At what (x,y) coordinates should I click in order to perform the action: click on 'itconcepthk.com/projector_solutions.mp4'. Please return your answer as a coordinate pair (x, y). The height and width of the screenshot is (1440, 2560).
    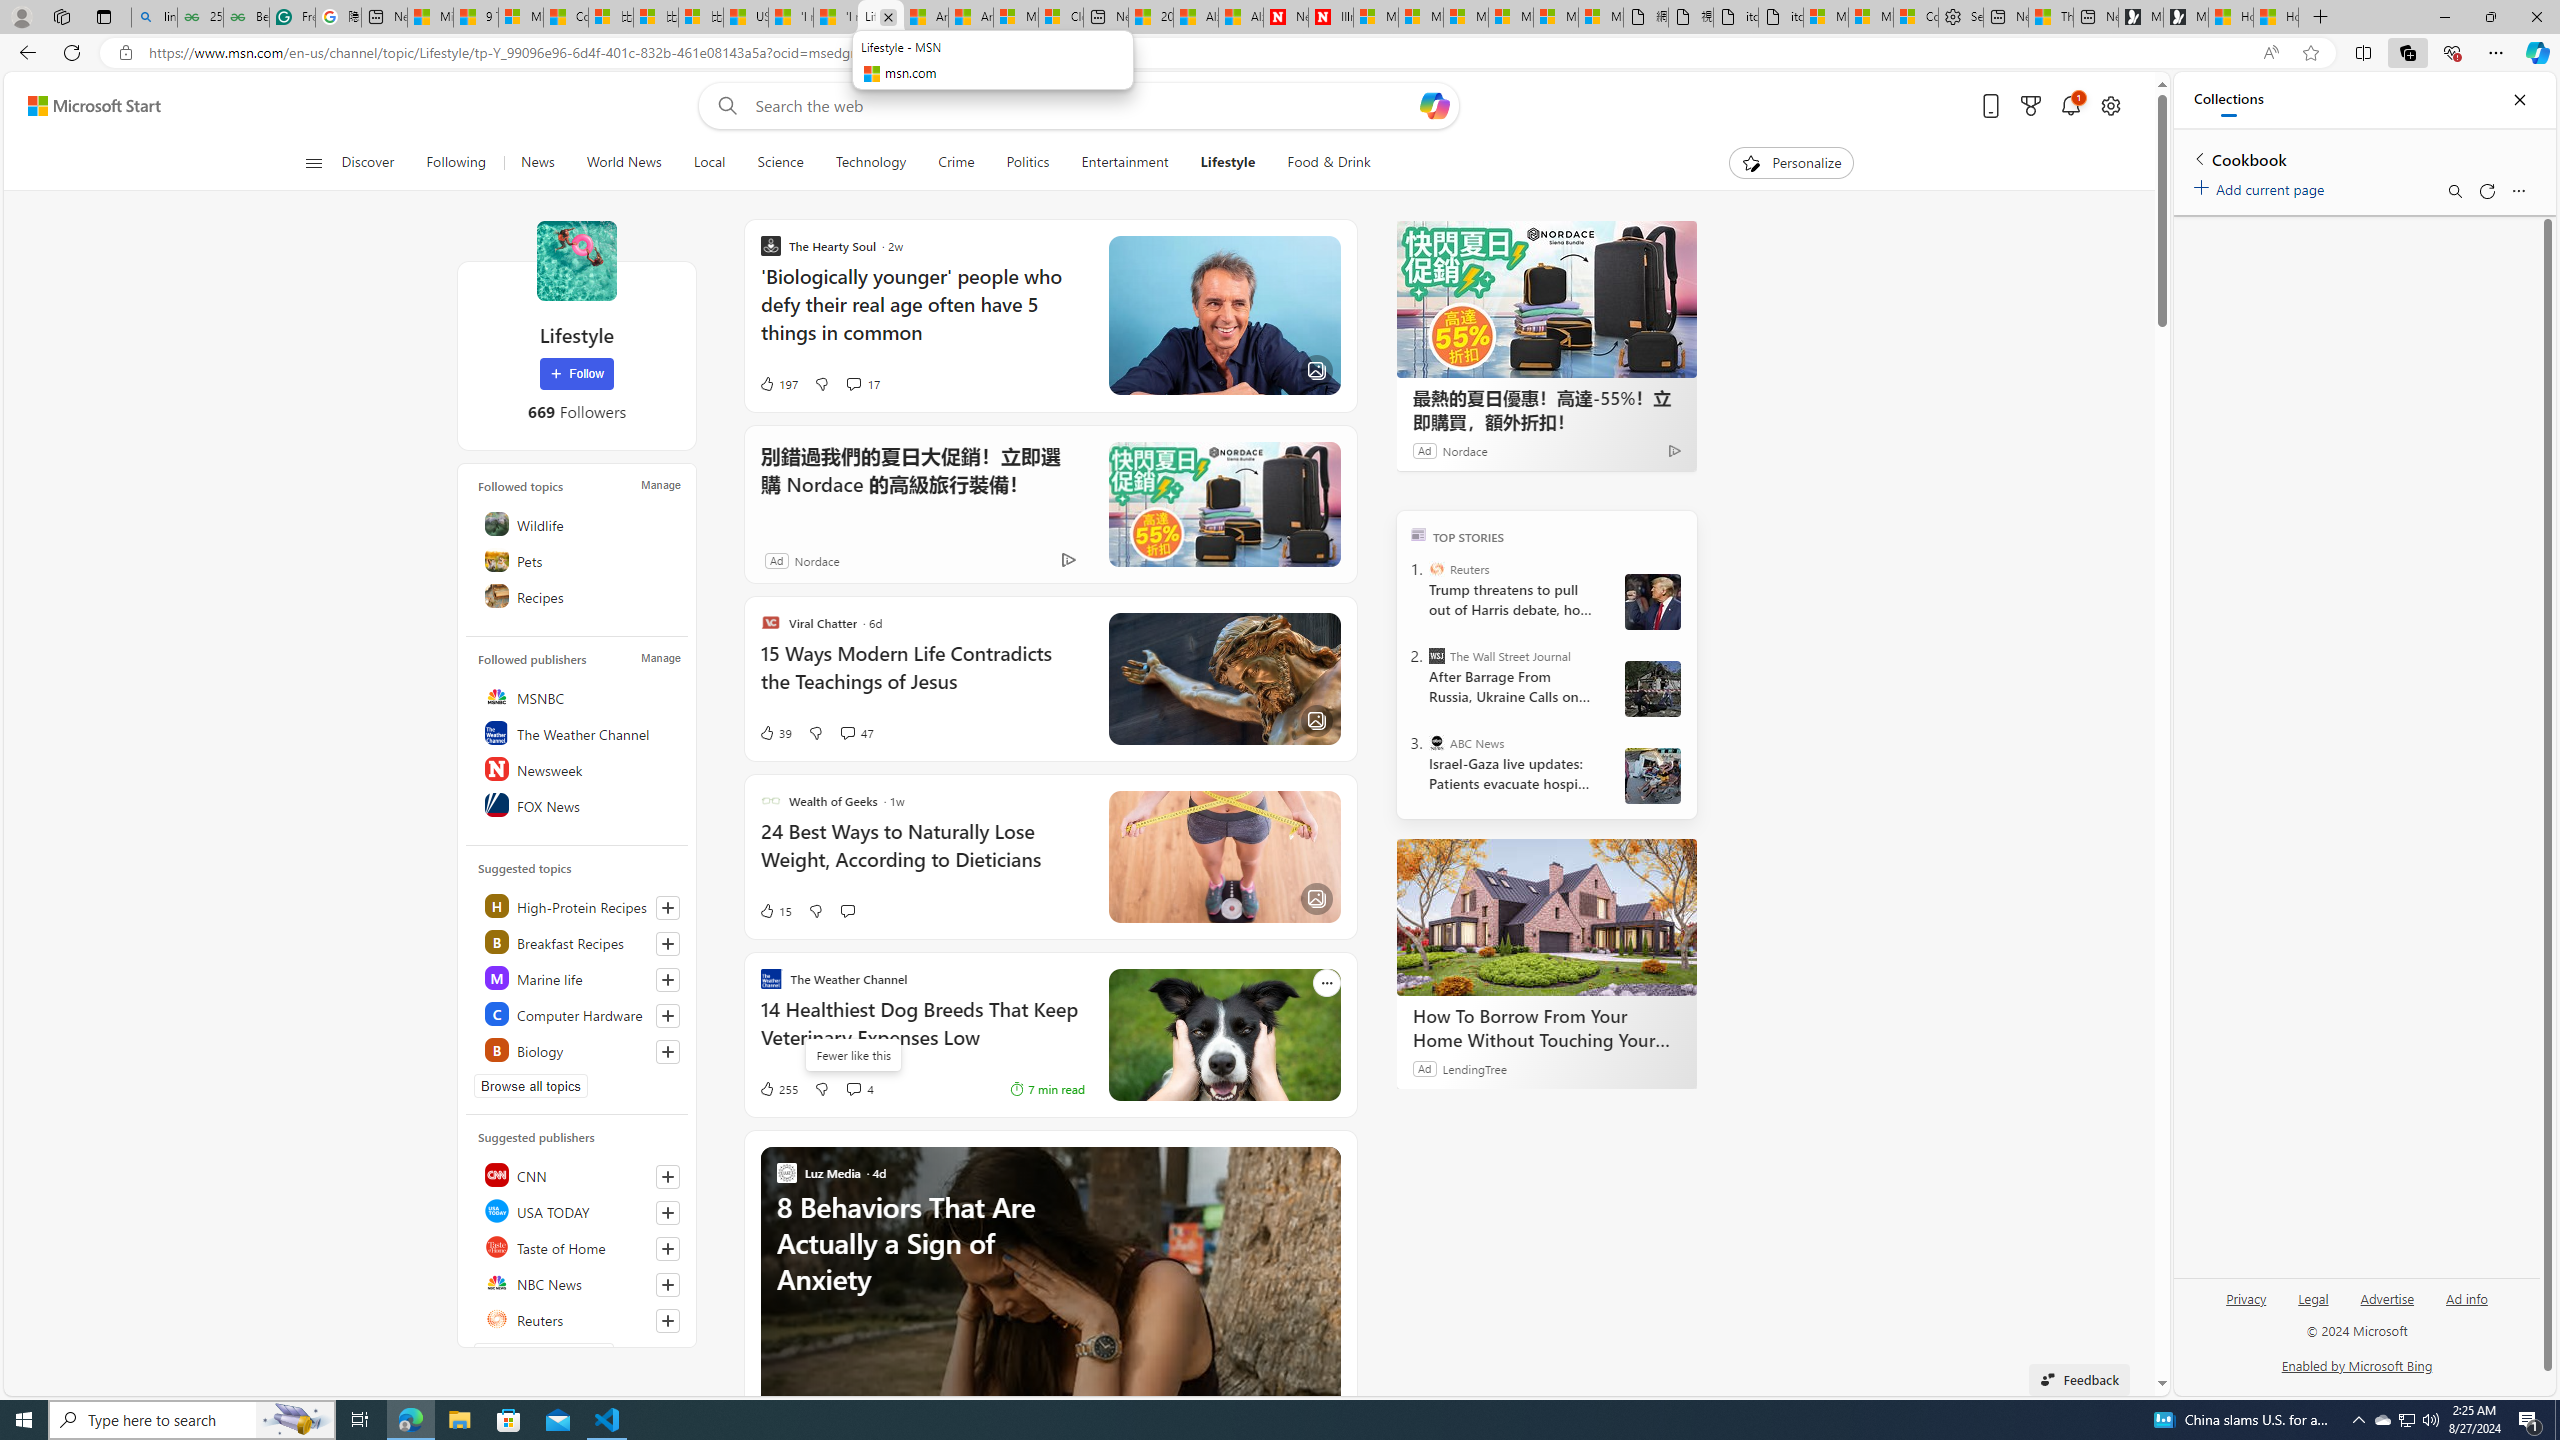
    Looking at the image, I should click on (1781, 16).